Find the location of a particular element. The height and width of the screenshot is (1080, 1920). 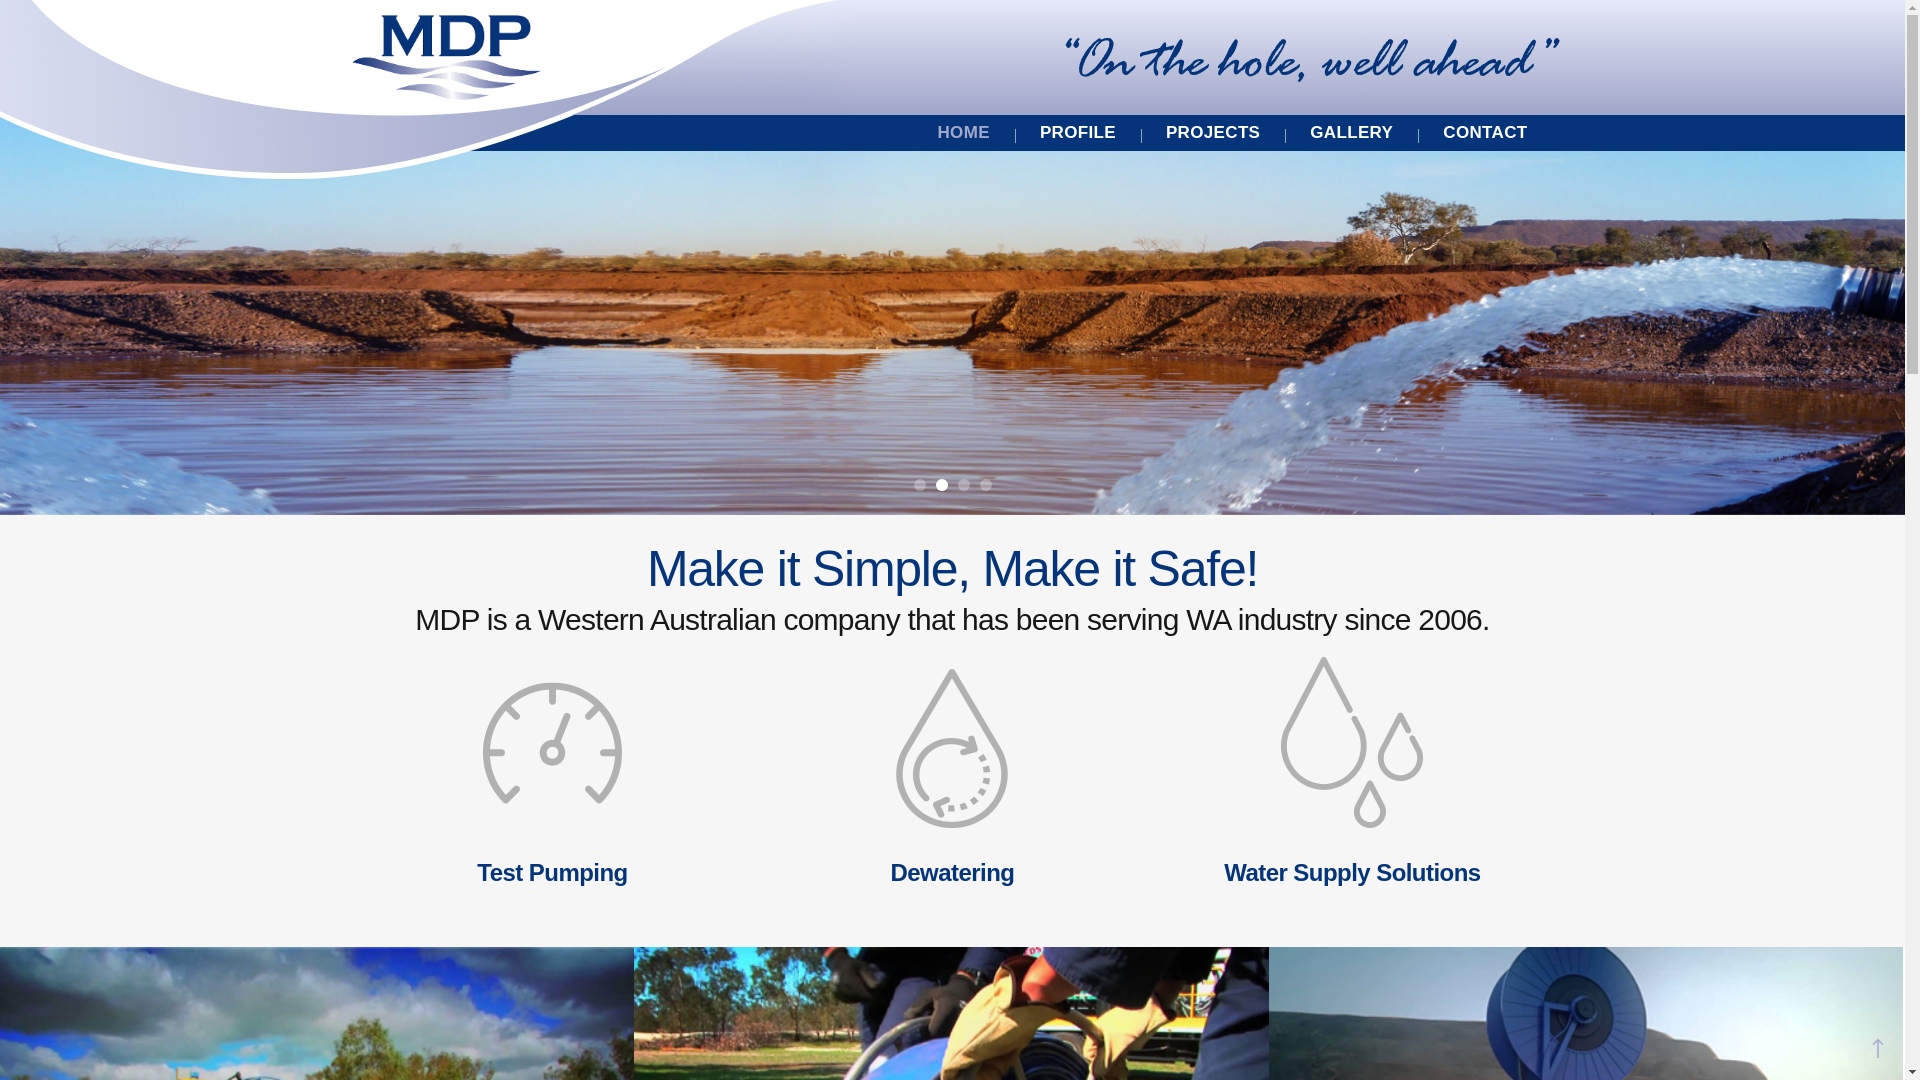

'HOME' is located at coordinates (964, 132).